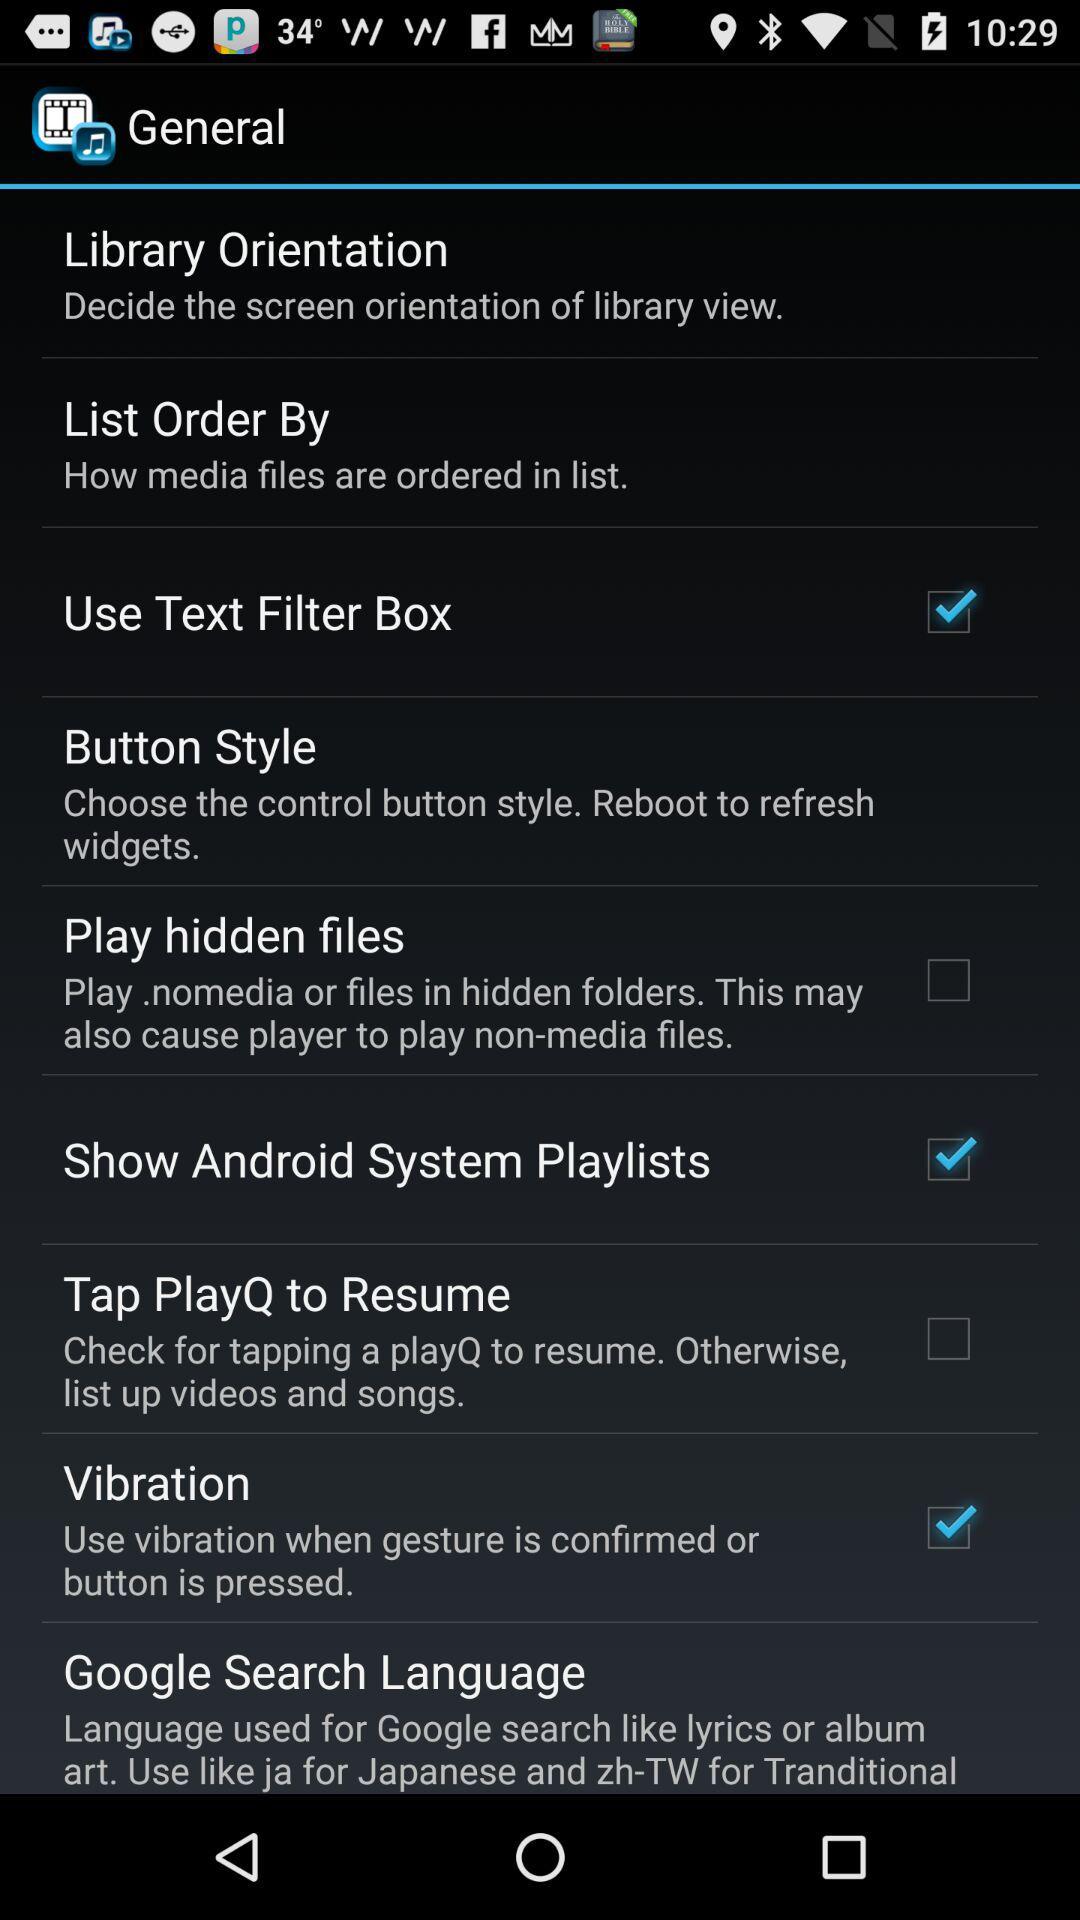 The width and height of the screenshot is (1080, 1920). Describe the element at coordinates (947, 1339) in the screenshot. I see `the check box which is beside tap playq to resume` at that location.